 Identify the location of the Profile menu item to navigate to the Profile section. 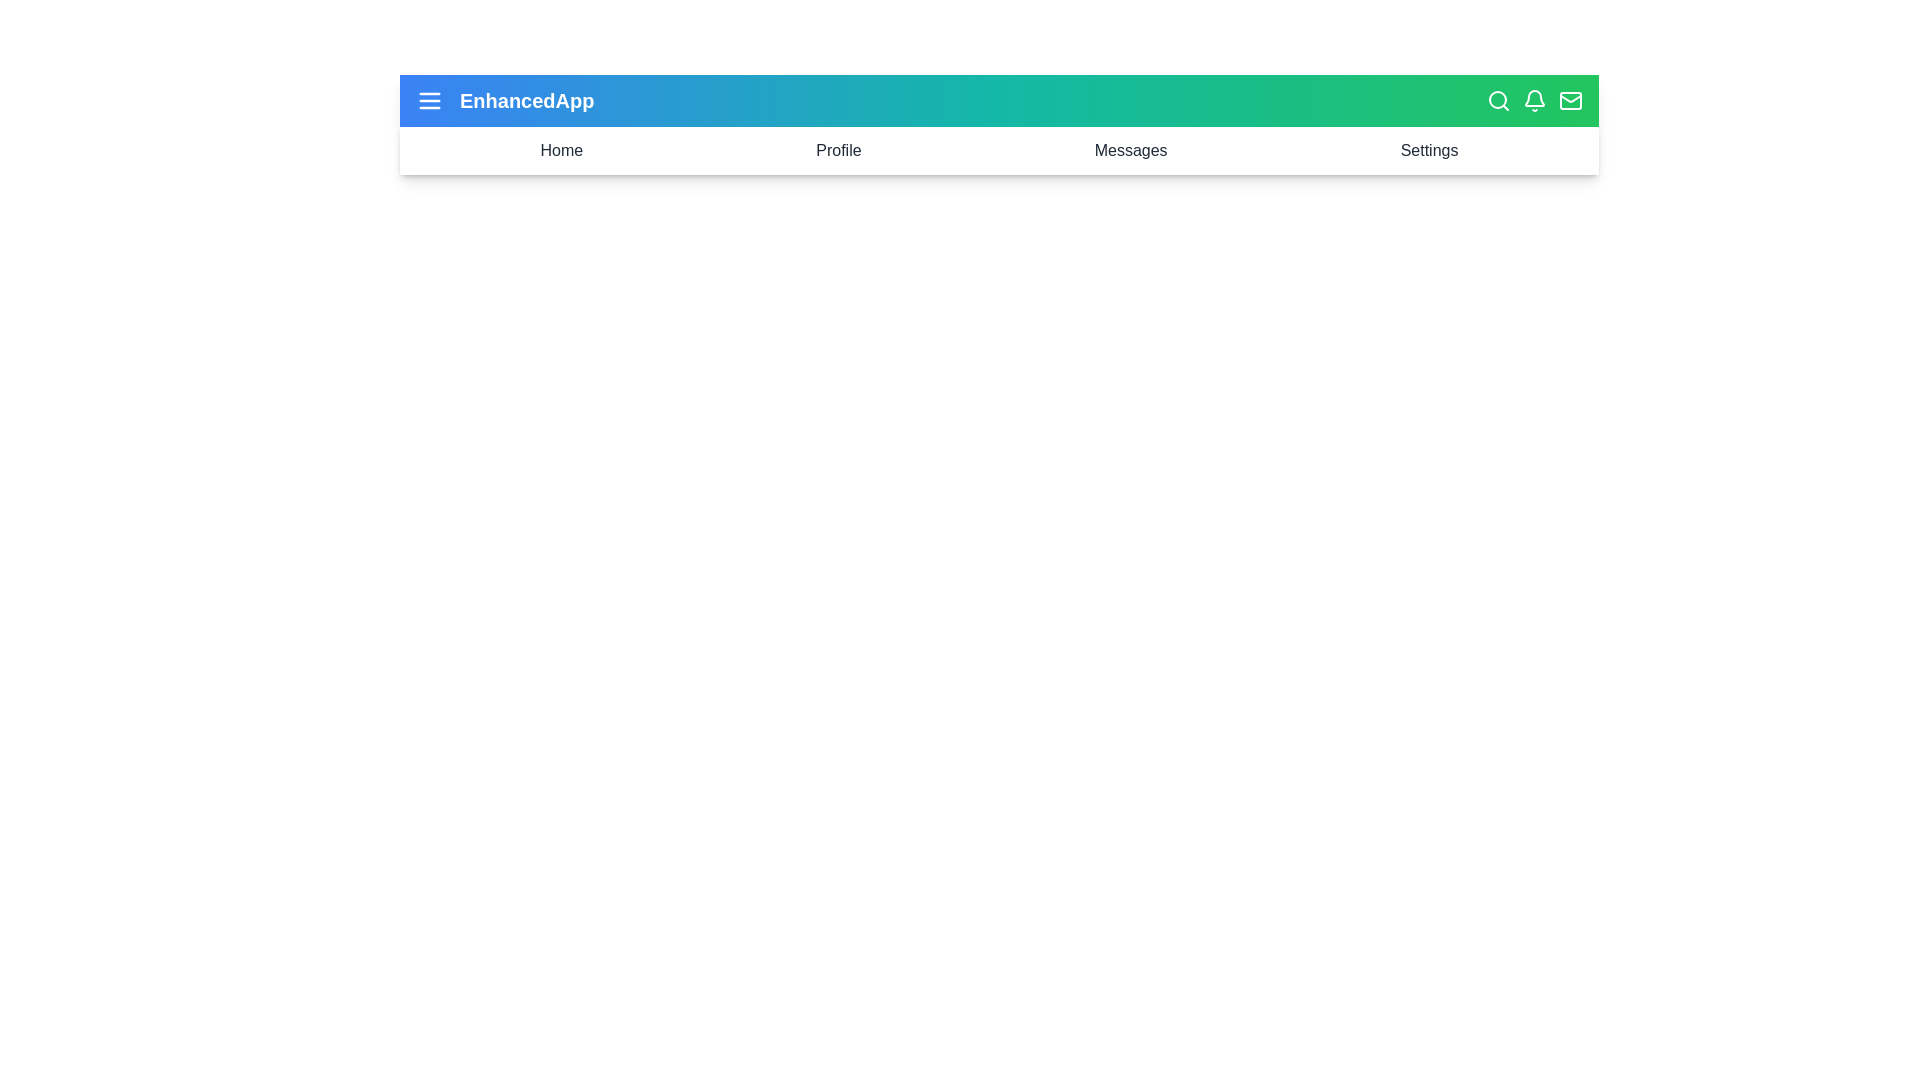
(838, 149).